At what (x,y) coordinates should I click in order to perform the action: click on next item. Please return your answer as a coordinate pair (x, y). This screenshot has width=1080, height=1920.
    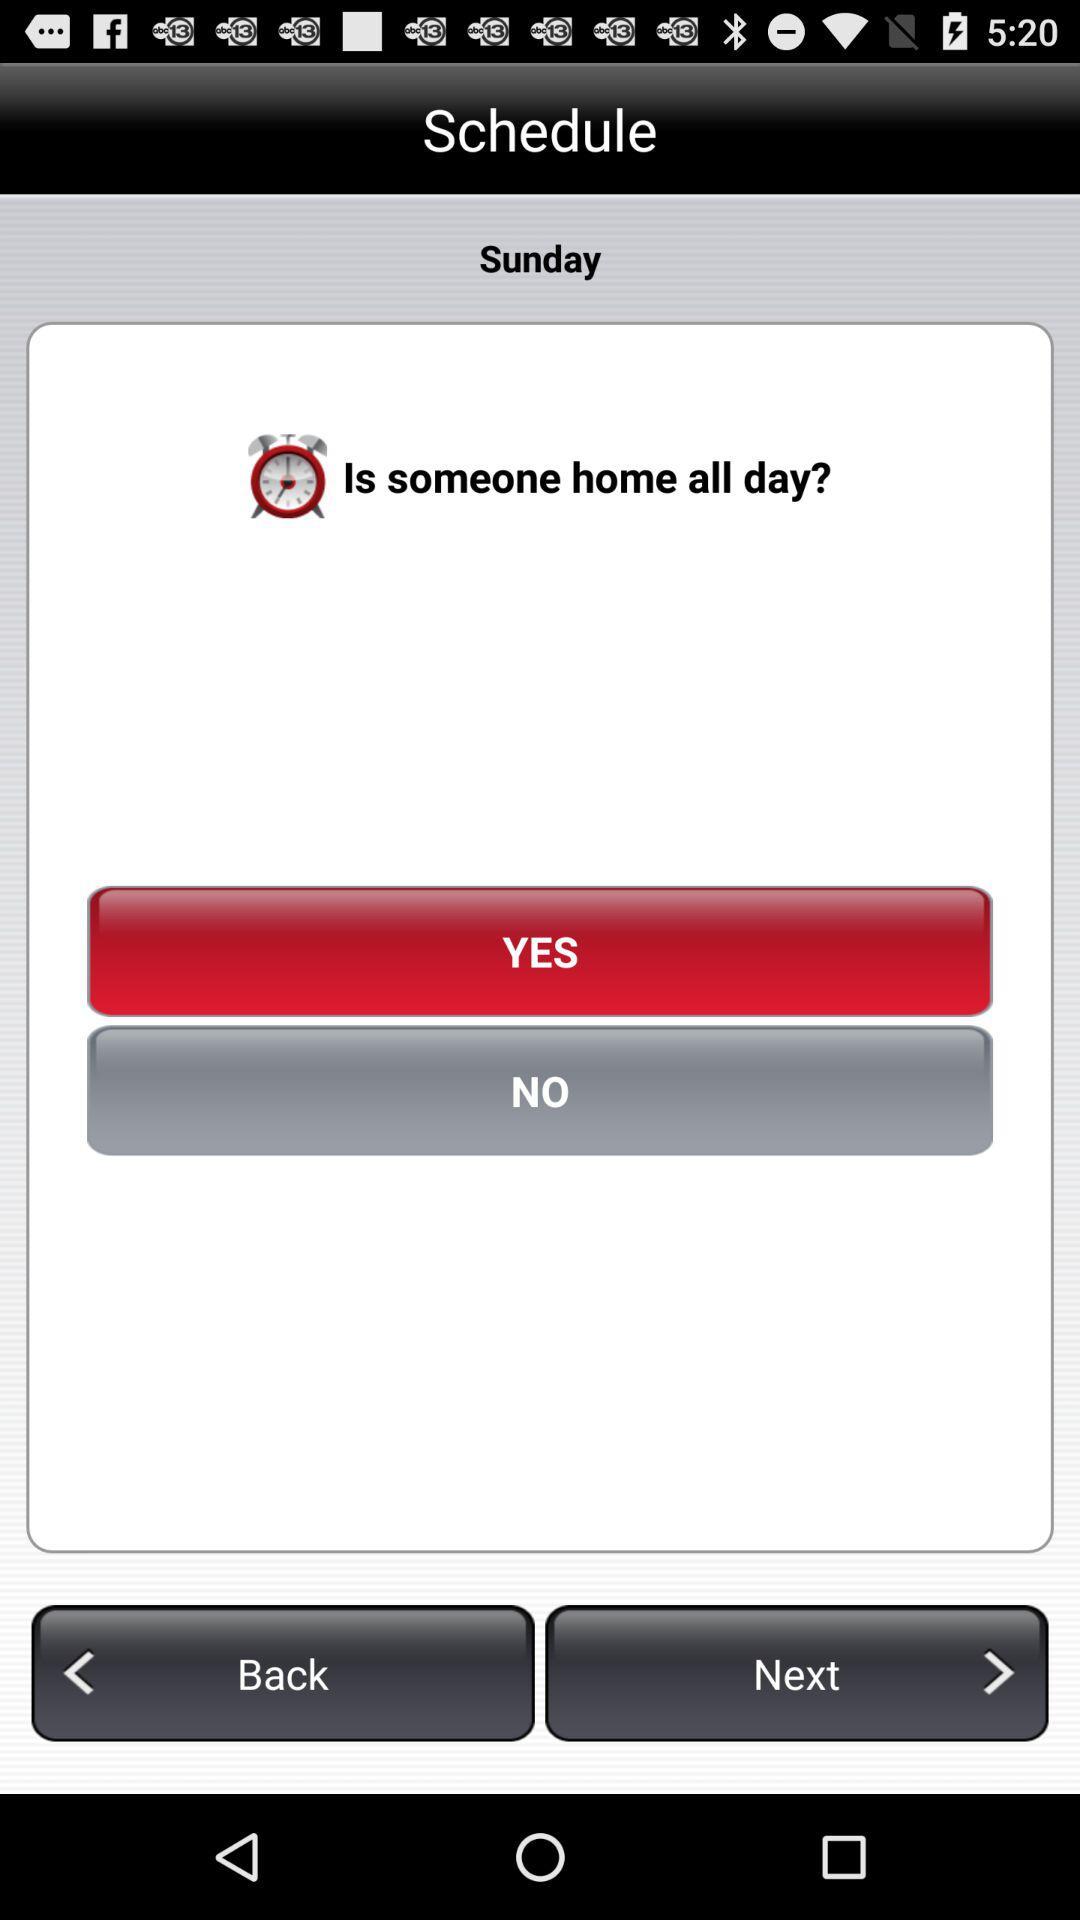
    Looking at the image, I should click on (795, 1673).